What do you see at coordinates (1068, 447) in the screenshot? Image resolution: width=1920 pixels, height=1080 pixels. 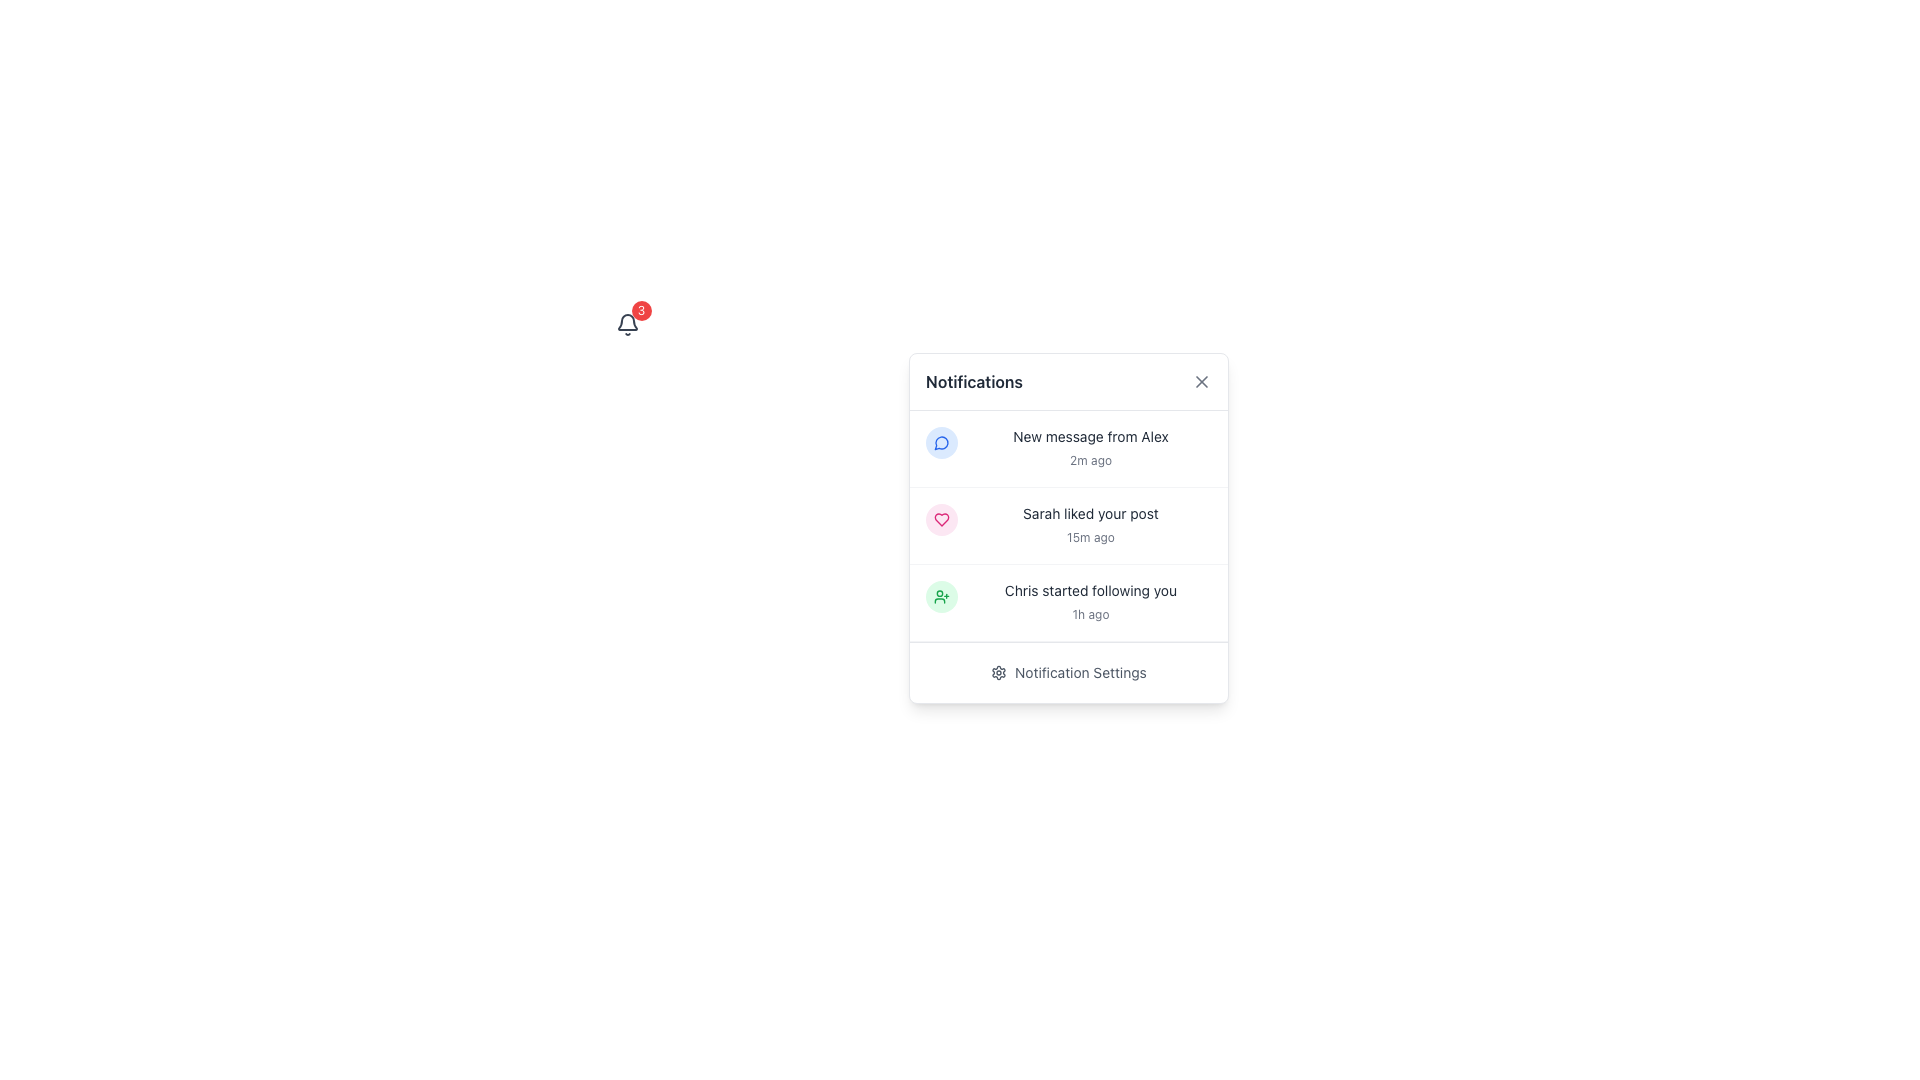 I see `the notification entry with the message 'New message from Alex'` at bounding box center [1068, 447].